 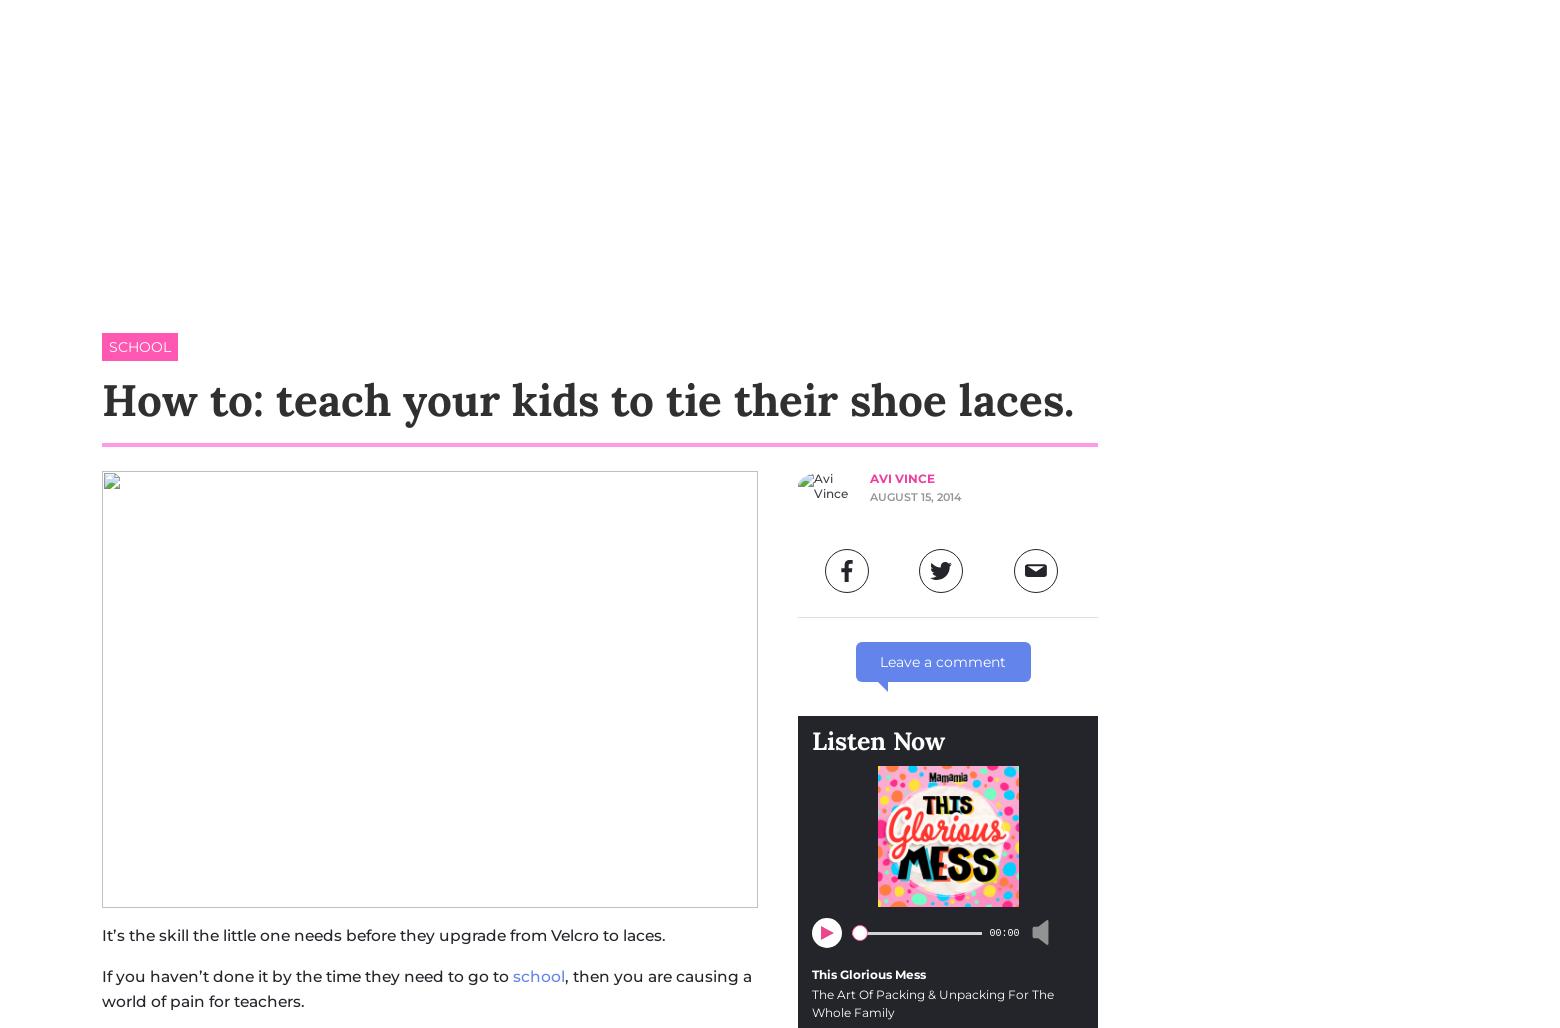 I want to click on 'Help Centre', so click(x=1291, y=402).